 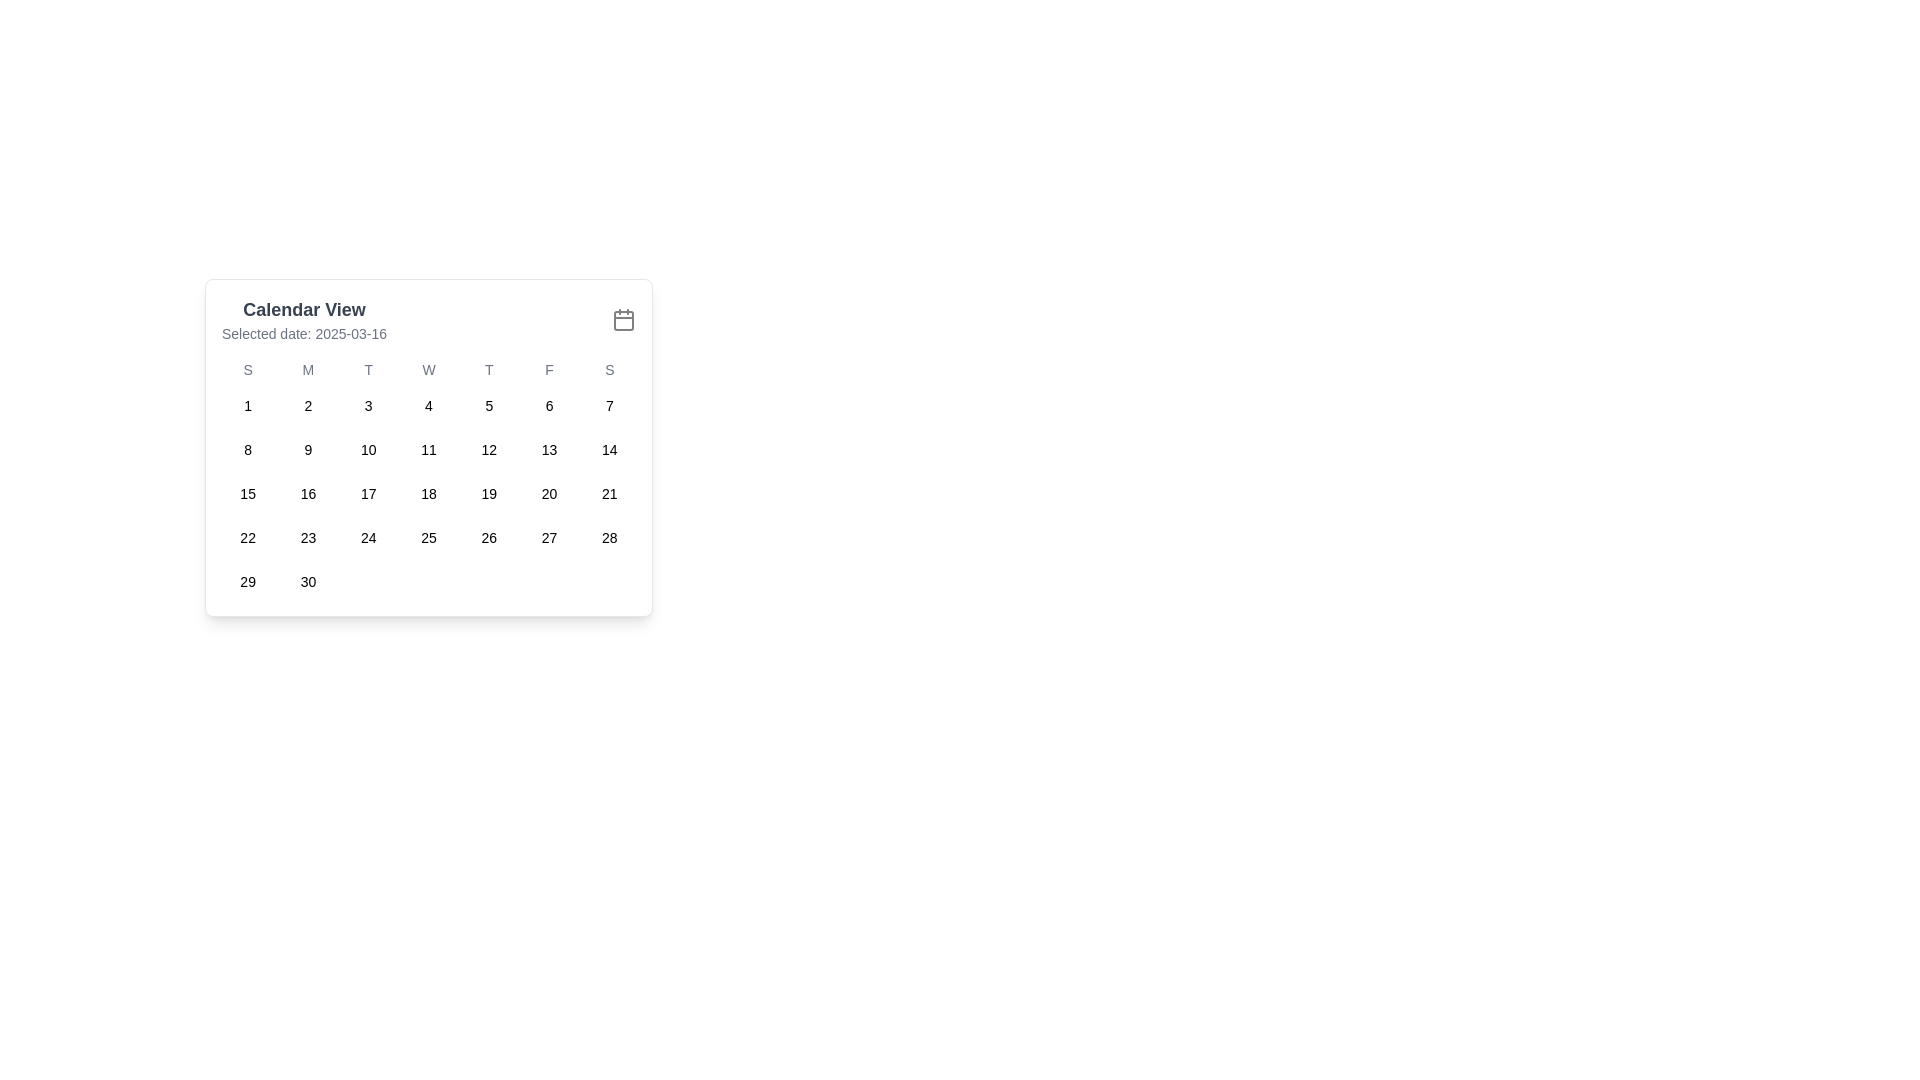 What do you see at coordinates (489, 493) in the screenshot?
I see `the text label displaying the number '19' in the calendar grid, which is located in the fifth column of the fourth row under the header 'T' for Tuesday` at bounding box center [489, 493].